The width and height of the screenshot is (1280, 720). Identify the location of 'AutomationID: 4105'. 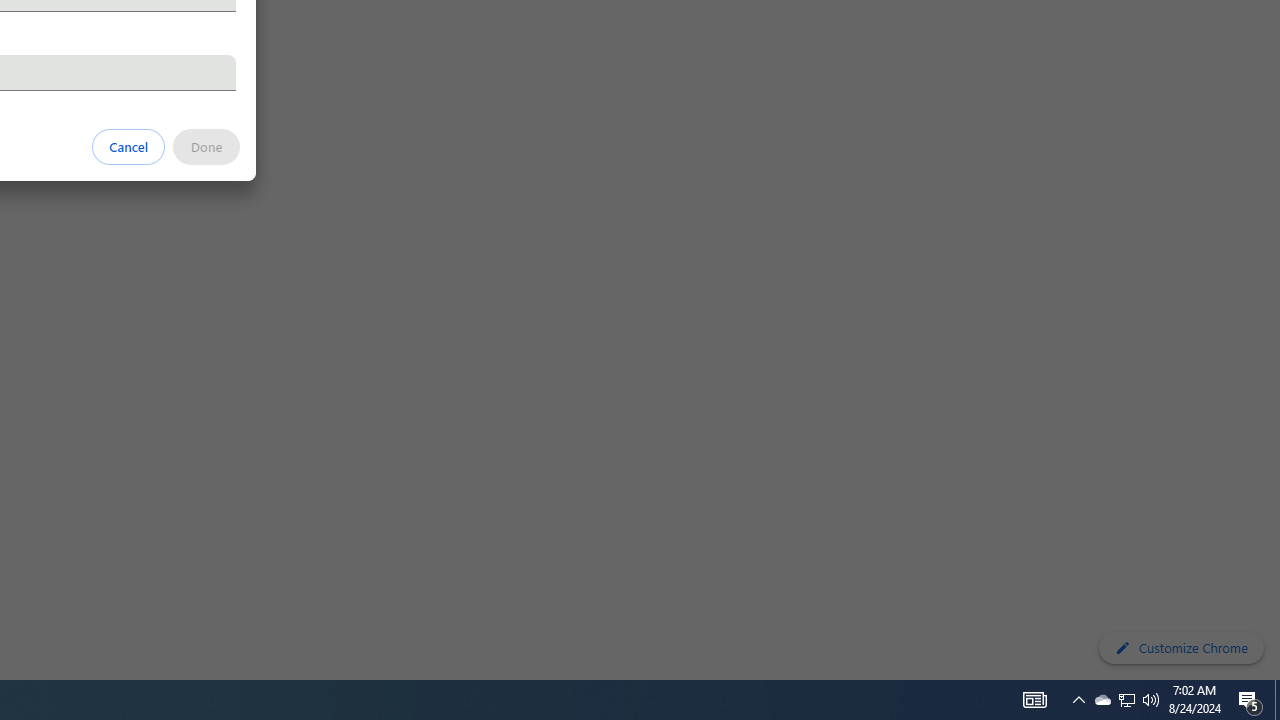
(1034, 698).